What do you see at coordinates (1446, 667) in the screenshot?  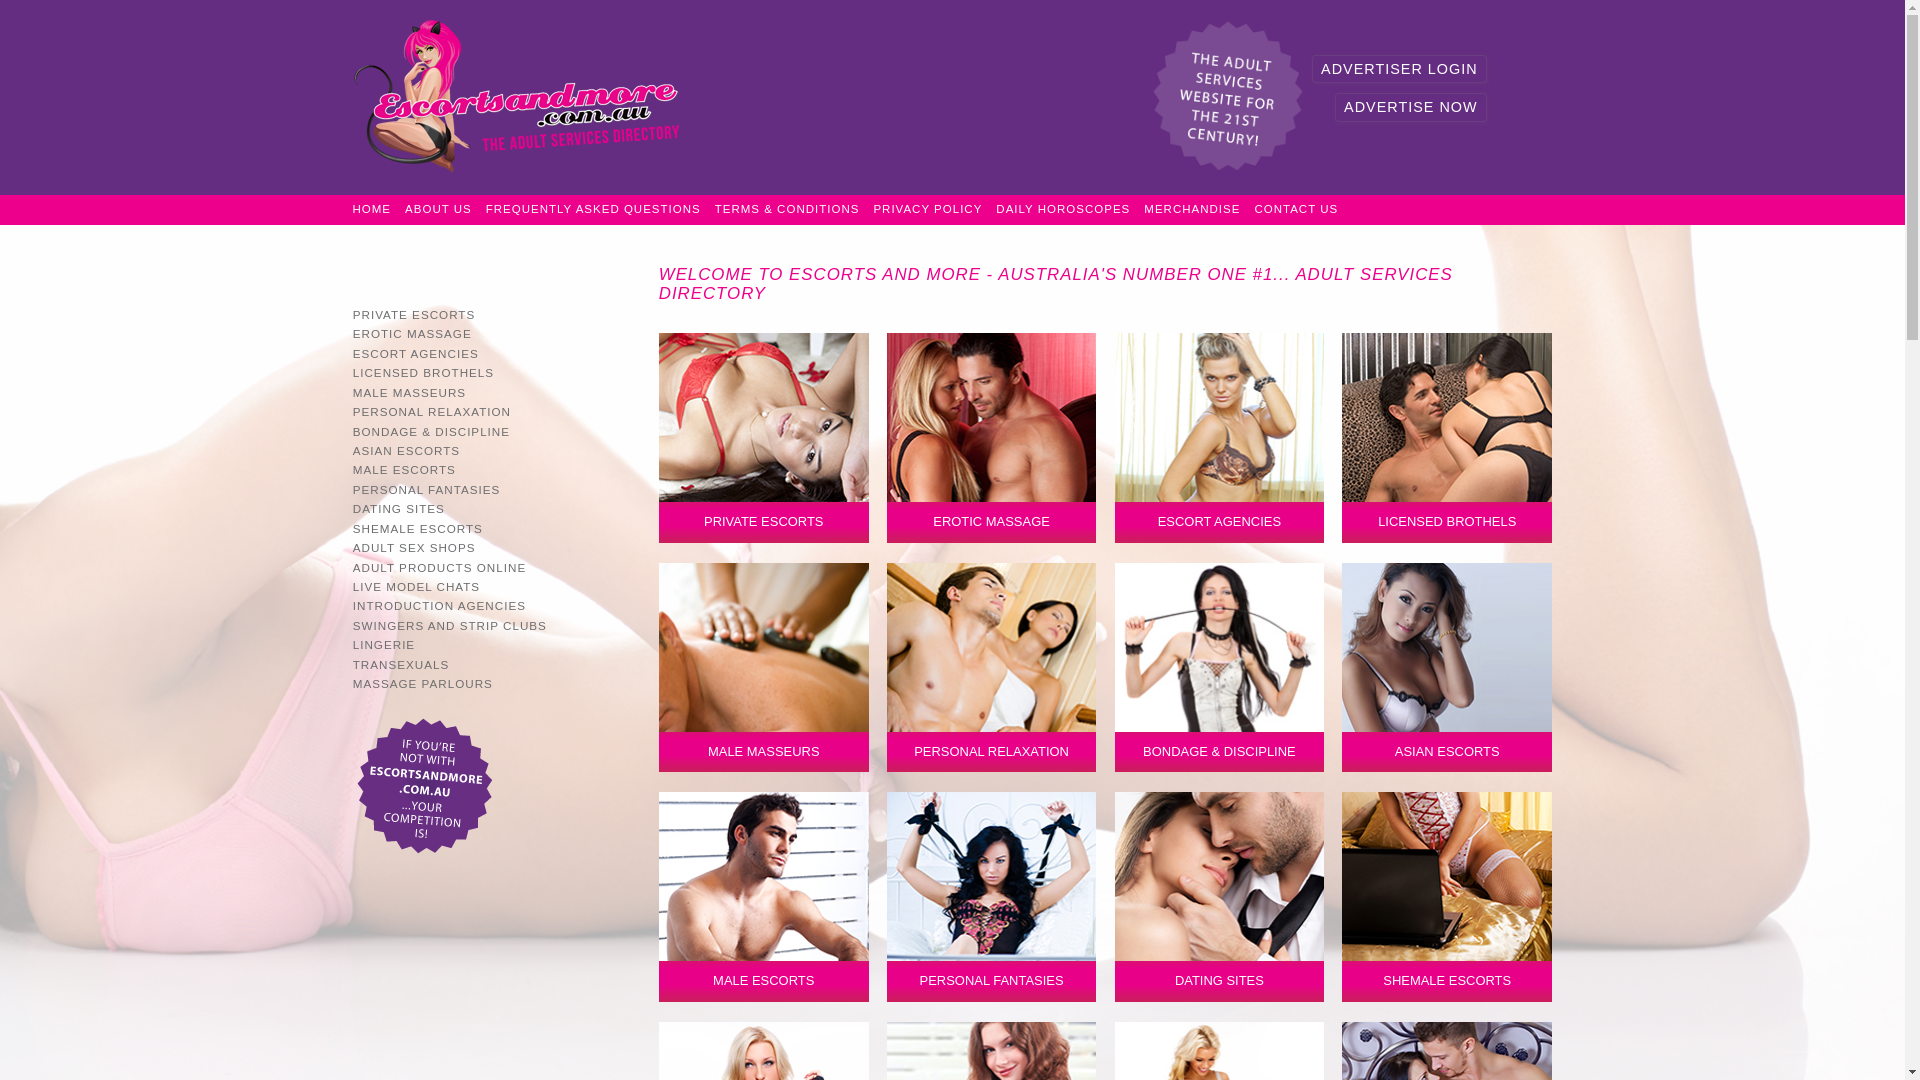 I see `'Asian Escorts'` at bounding box center [1446, 667].